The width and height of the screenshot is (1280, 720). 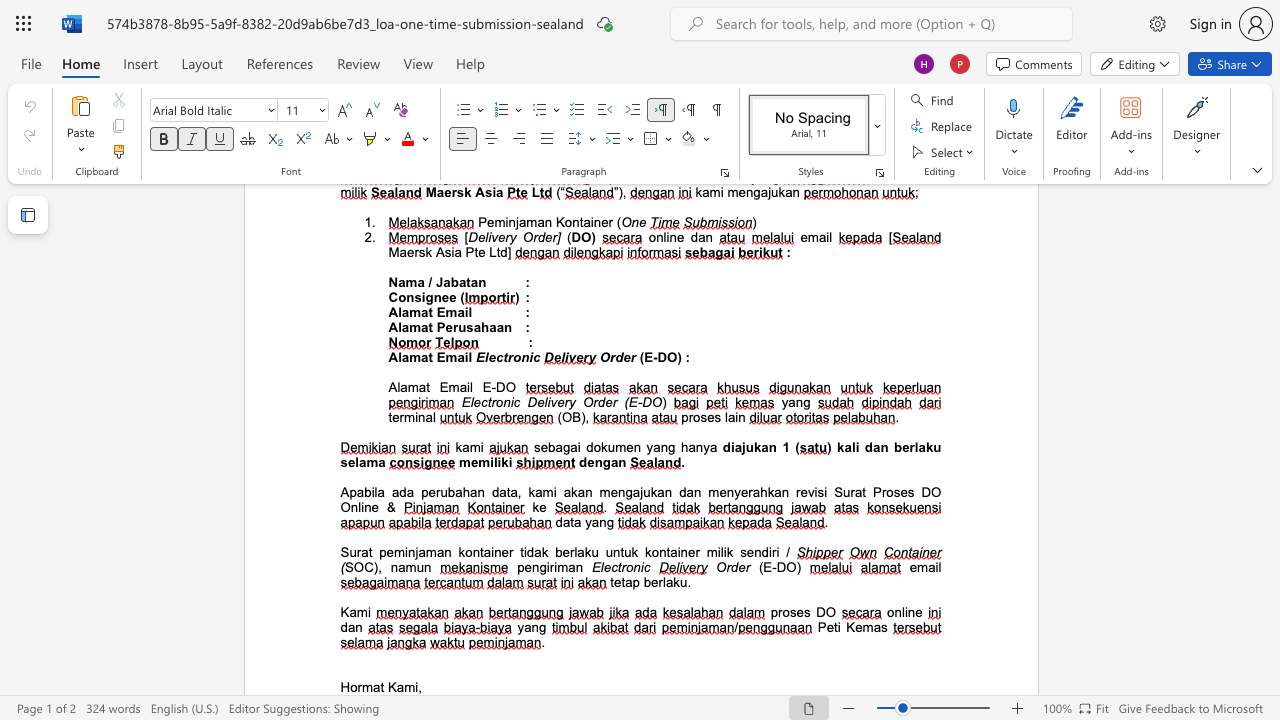 I want to click on the subset text "Hor" within the text "Hormat Kami,", so click(x=340, y=686).